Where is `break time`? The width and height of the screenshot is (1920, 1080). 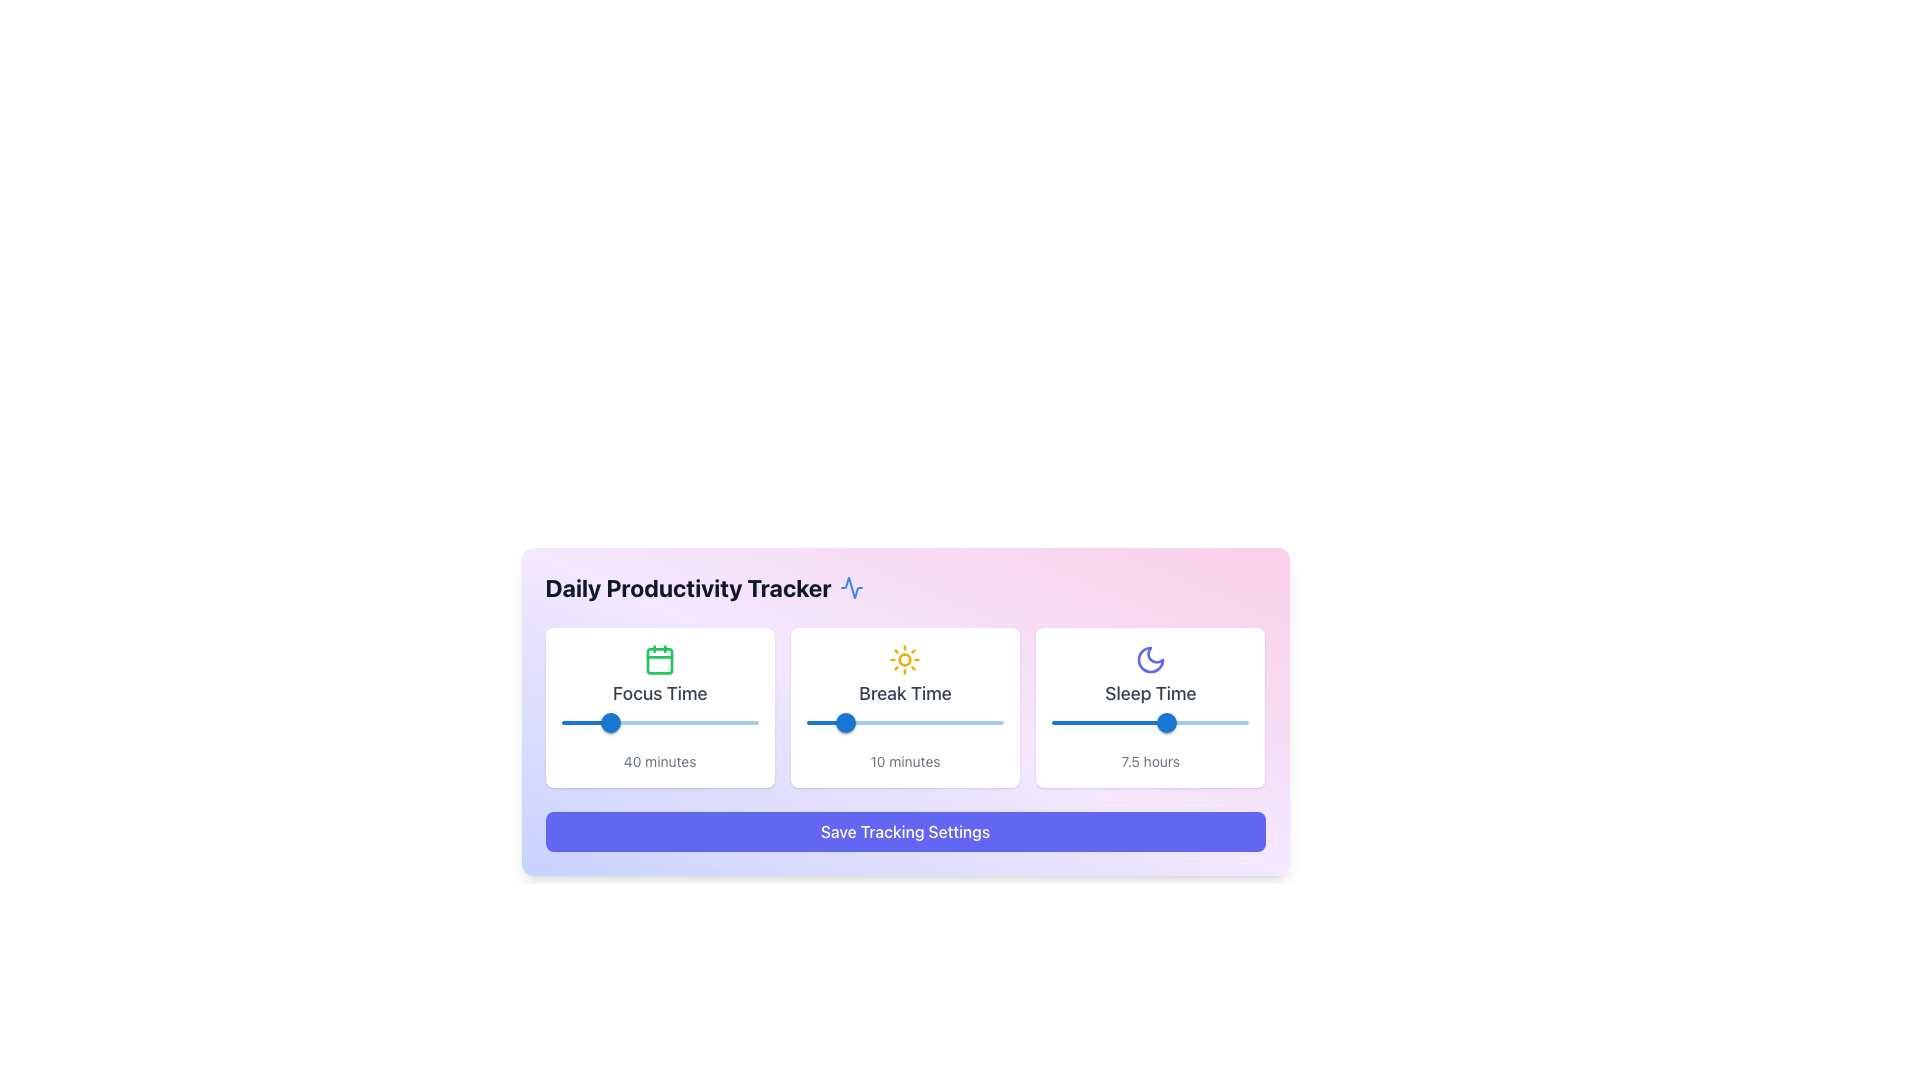
break time is located at coordinates (850, 722).